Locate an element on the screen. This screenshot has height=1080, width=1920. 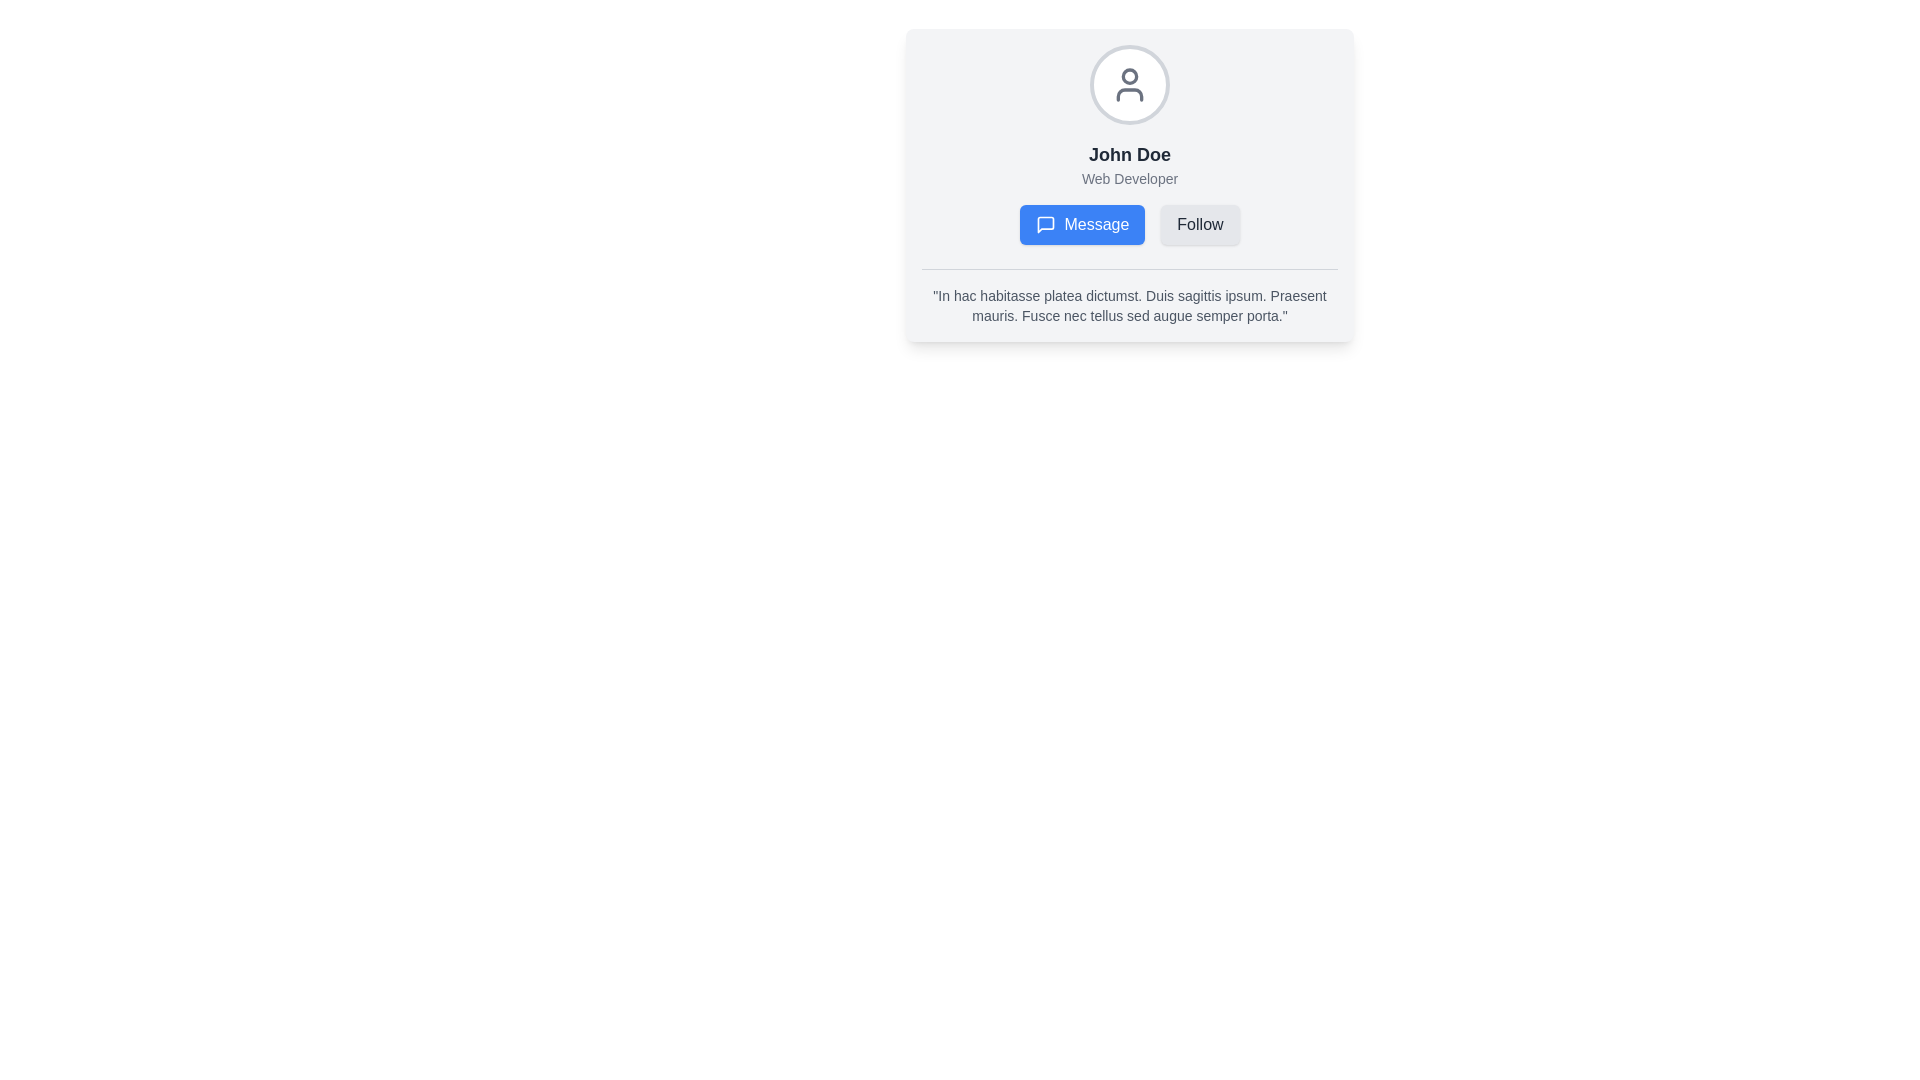
the 'Message' button located in the middle-bottom area of the user profile card is located at coordinates (1081, 224).